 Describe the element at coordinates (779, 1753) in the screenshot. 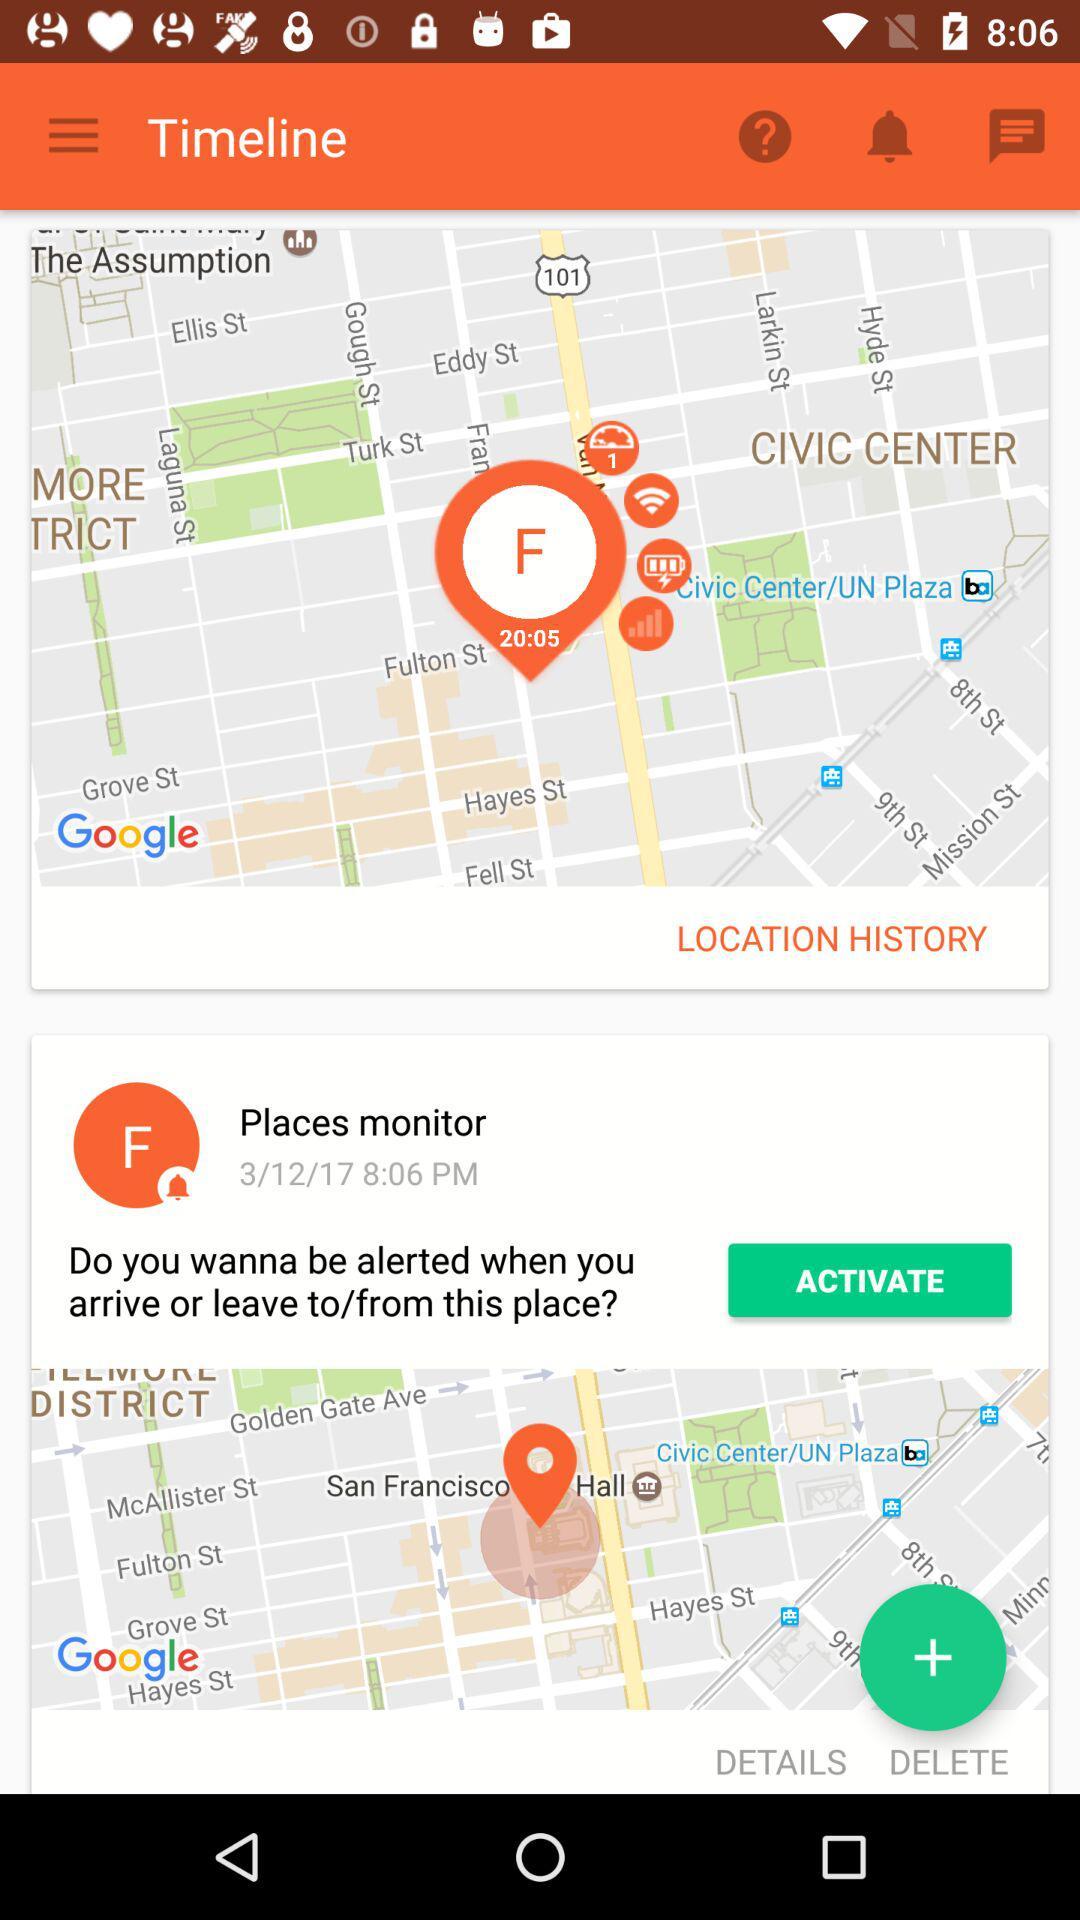

I see `details` at that location.